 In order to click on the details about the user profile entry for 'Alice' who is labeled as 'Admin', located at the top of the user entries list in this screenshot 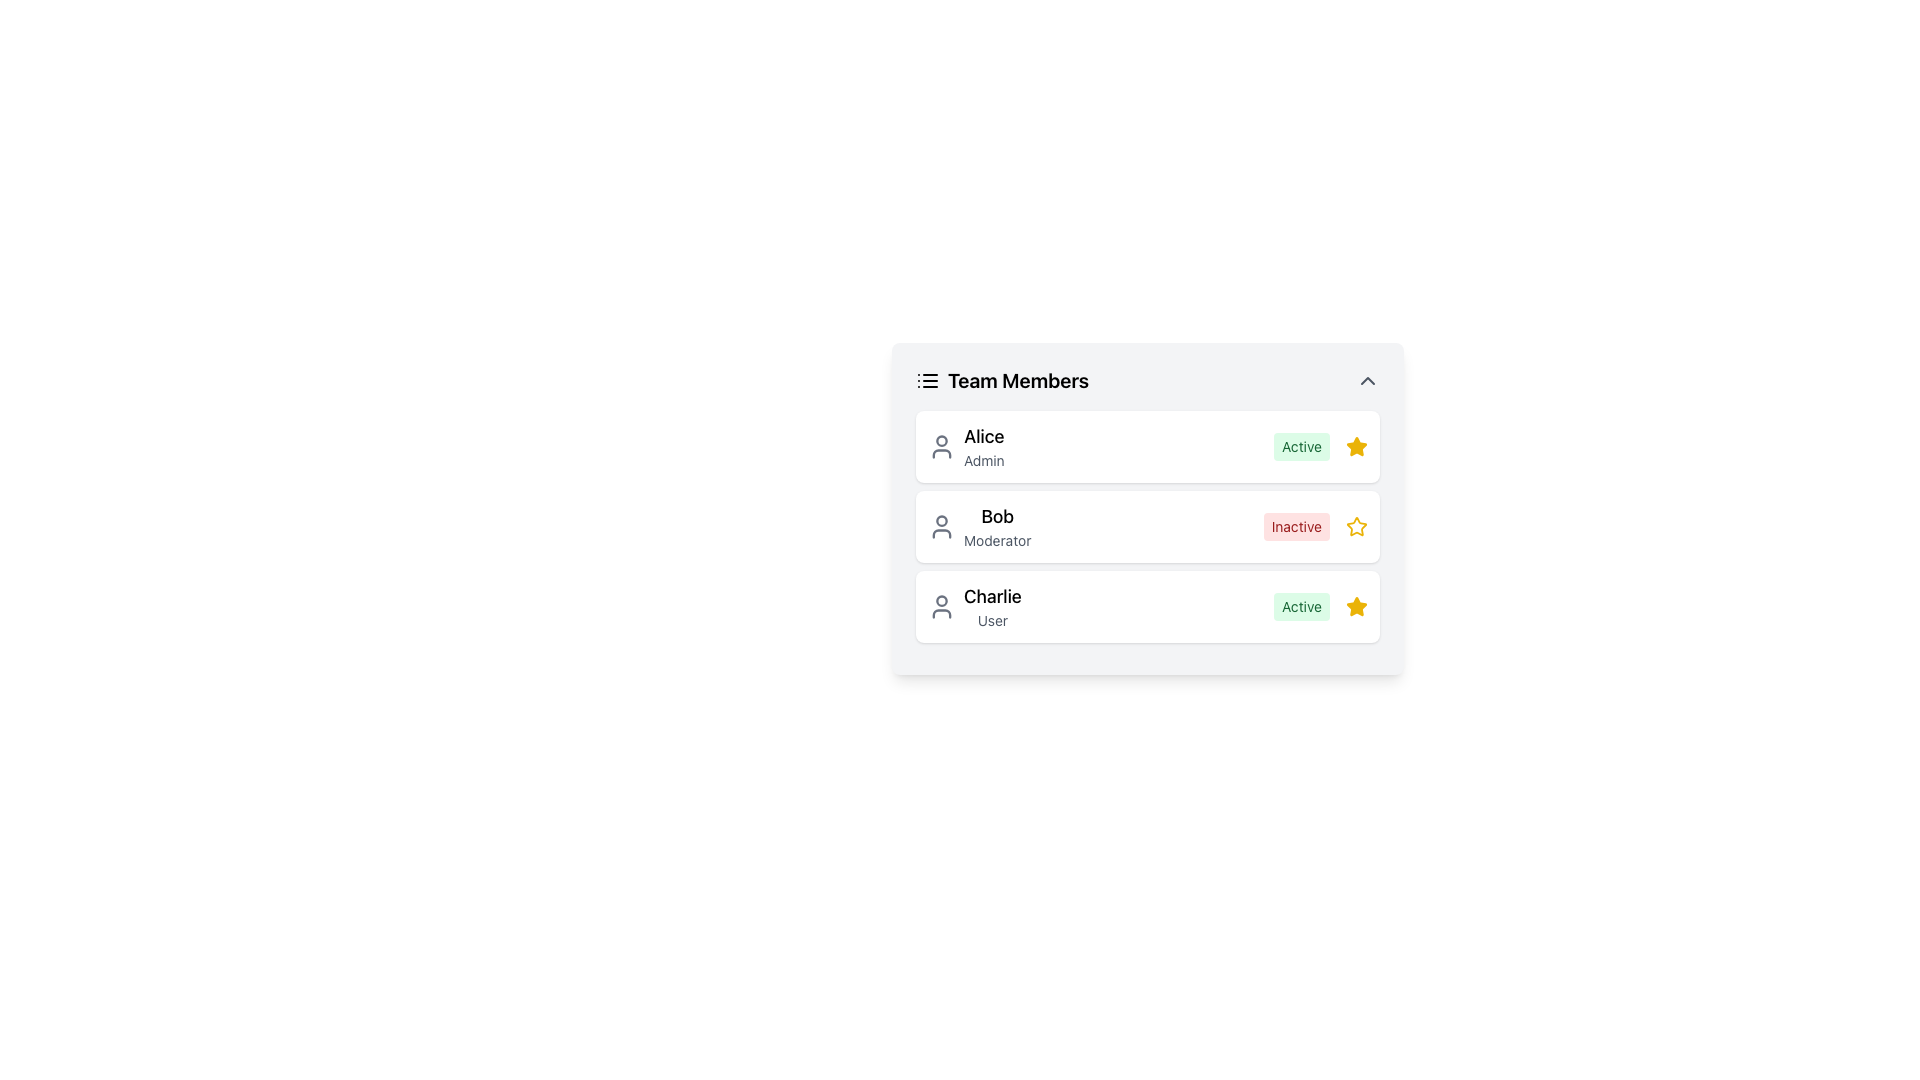, I will do `click(966, 446)`.